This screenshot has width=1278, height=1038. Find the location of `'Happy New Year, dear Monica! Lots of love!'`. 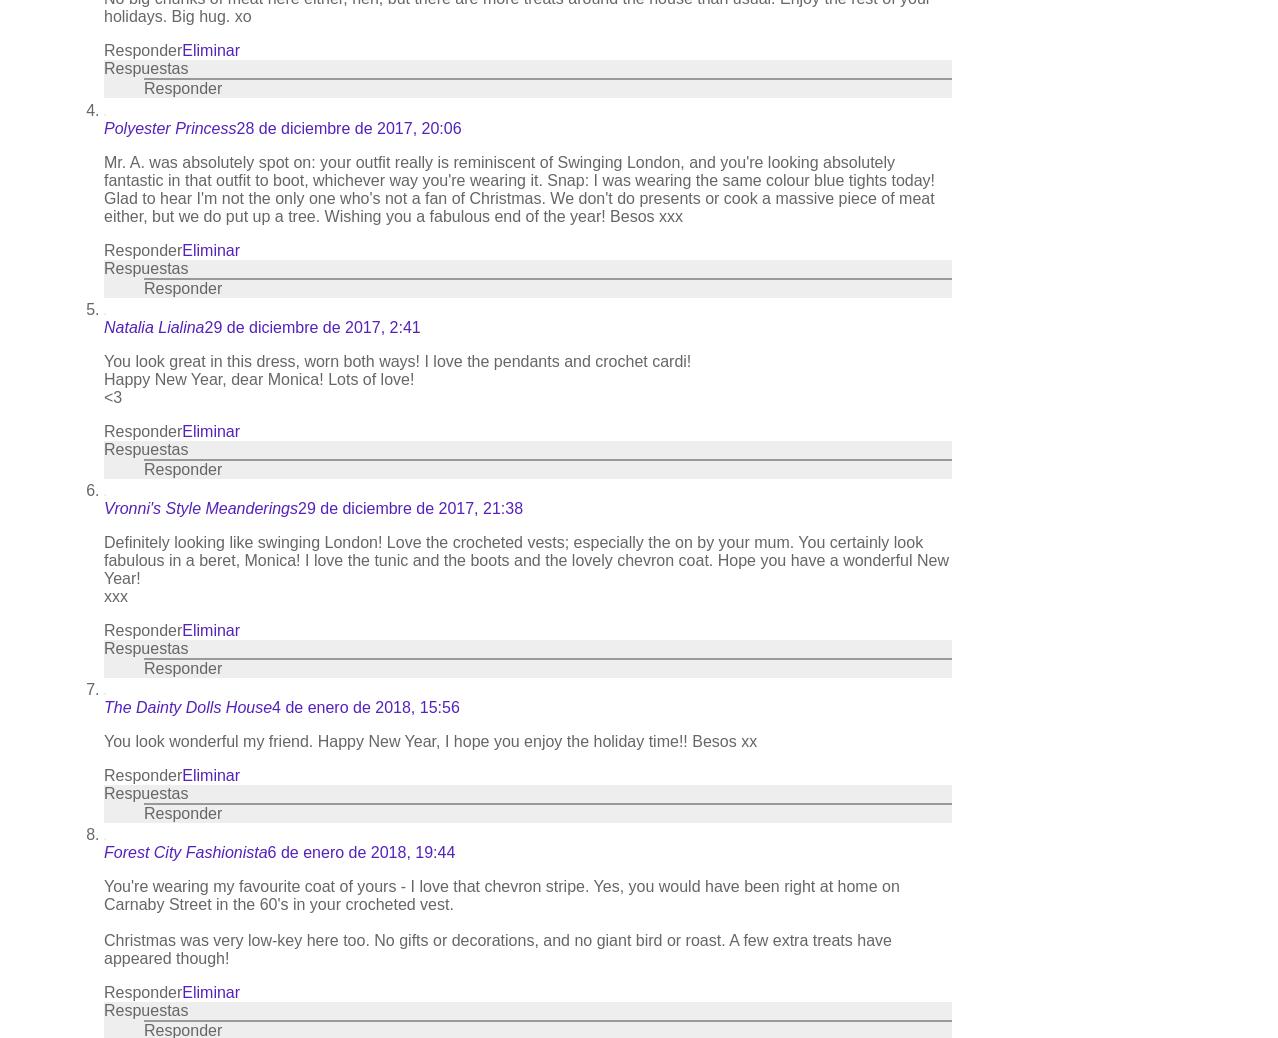

'Happy New Year, dear Monica! Lots of love!' is located at coordinates (103, 378).